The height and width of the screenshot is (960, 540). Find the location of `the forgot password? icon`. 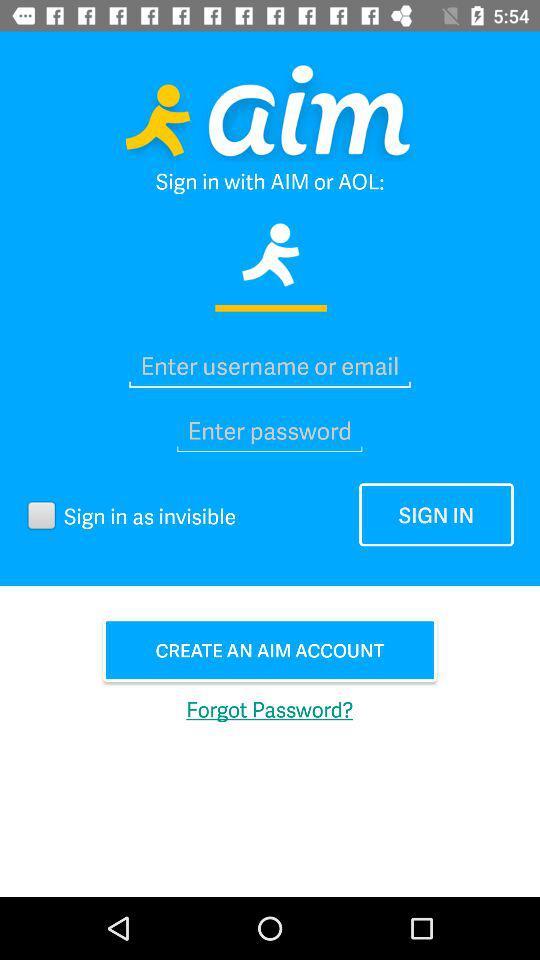

the forgot password? icon is located at coordinates (269, 709).